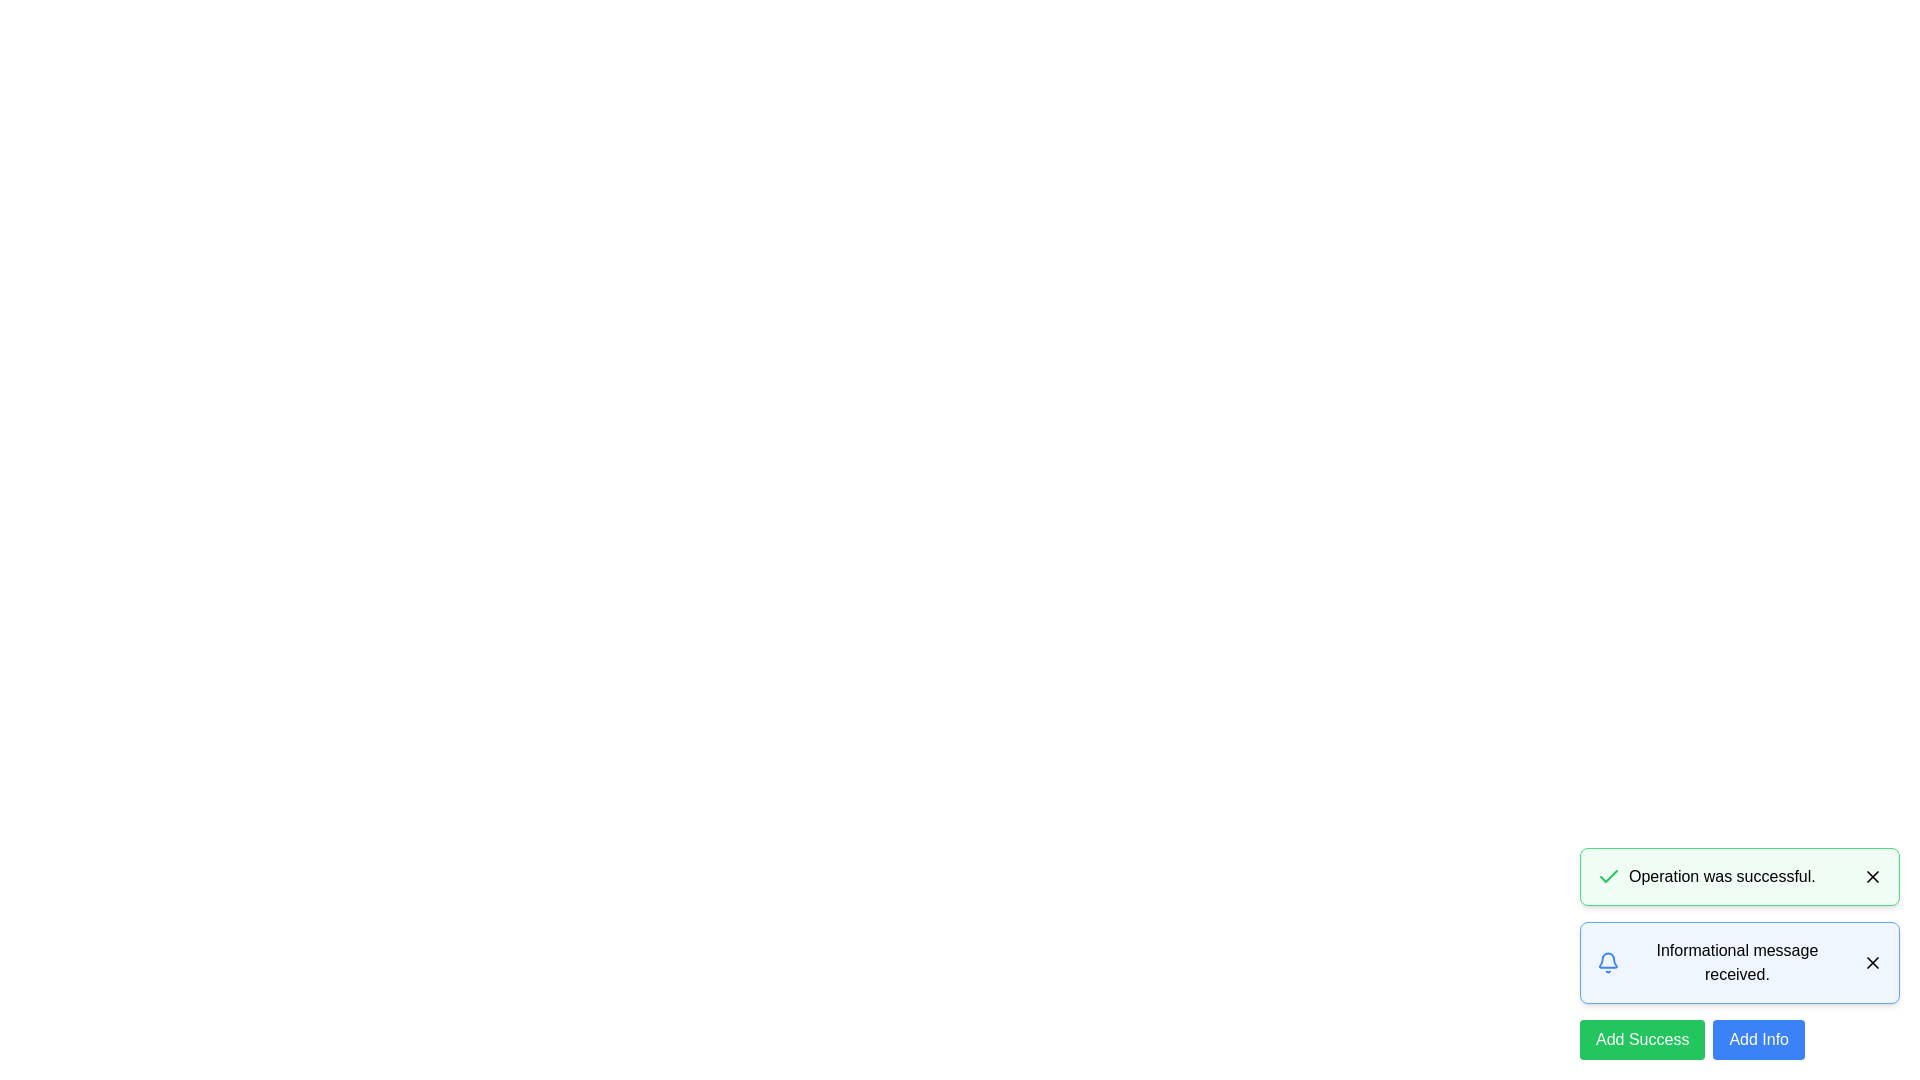 The image size is (1920, 1080). I want to click on the small interactive 'X' button located on the right side of the notification component, so click(1871, 875).